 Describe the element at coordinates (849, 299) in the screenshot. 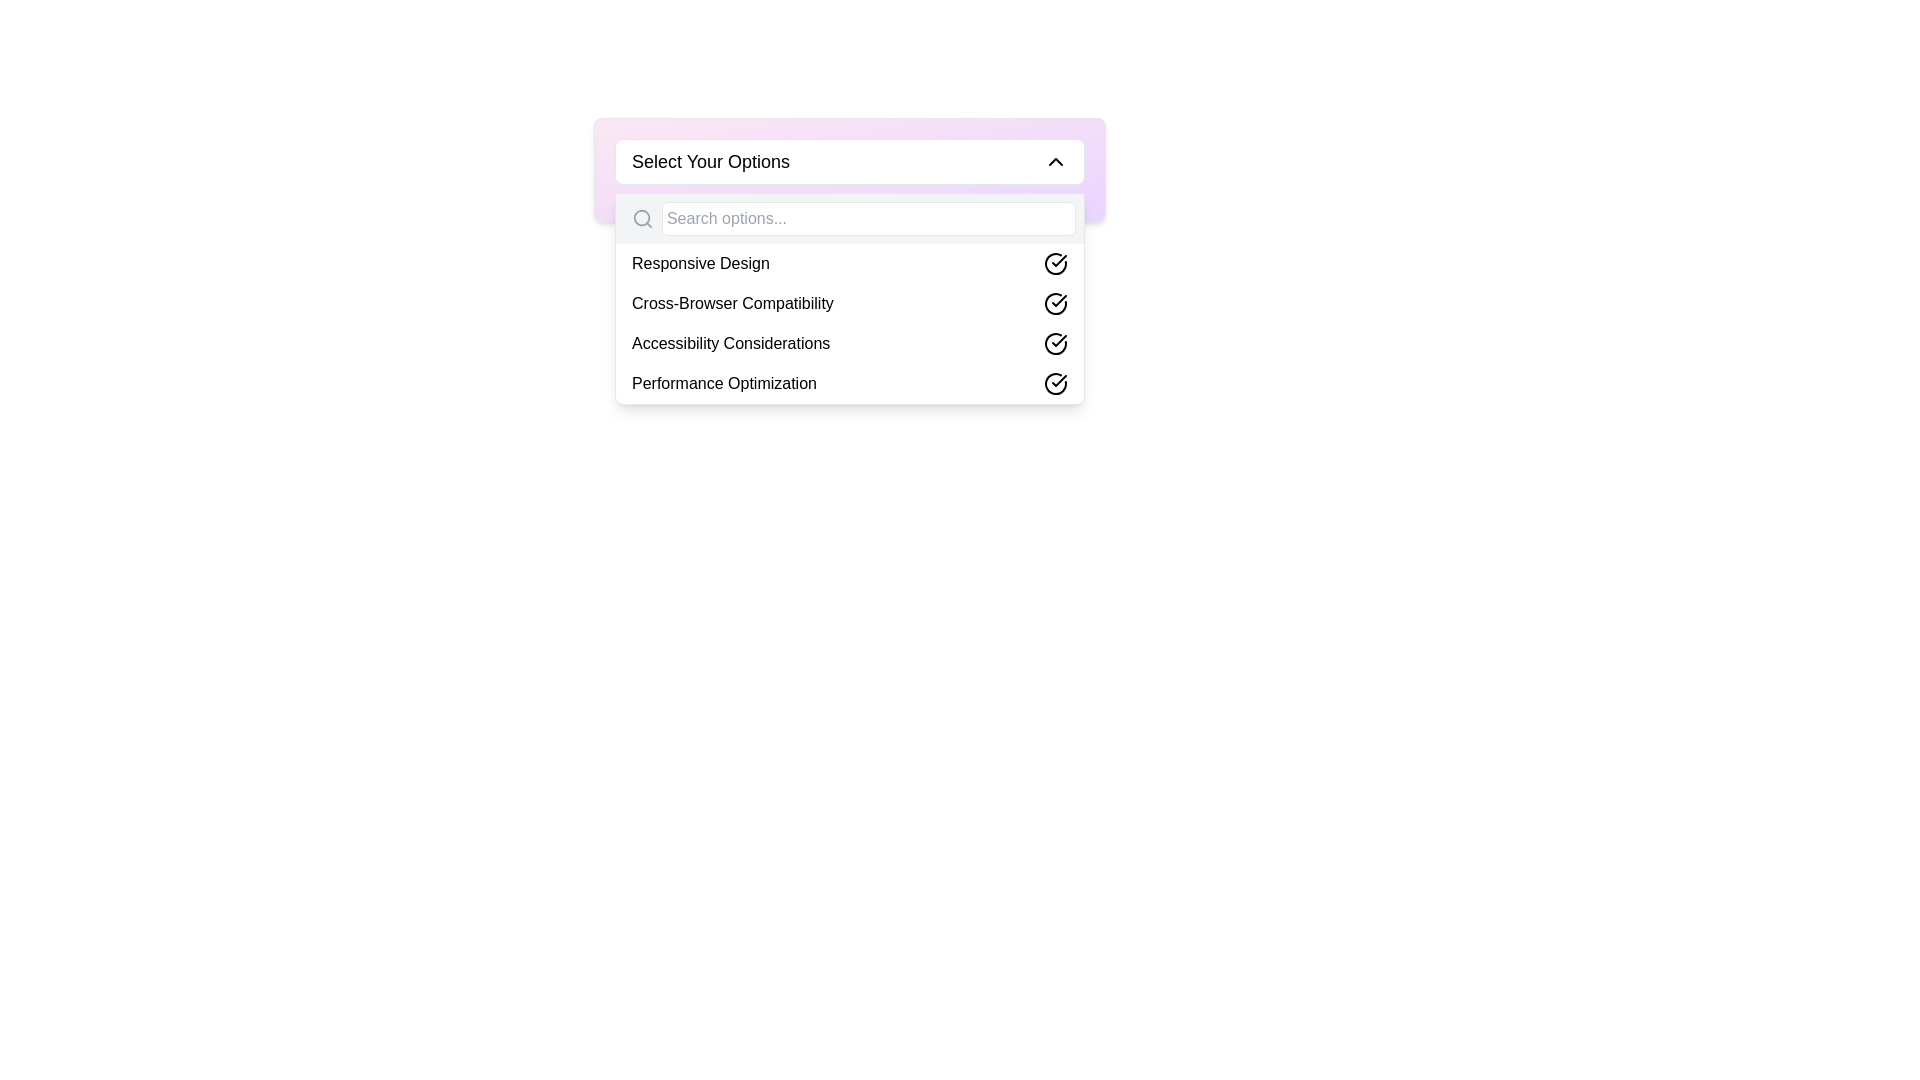

I see `an option from the drop-down menu styled with a white background and rounded corners located beneath the 'Select Your Options' button` at that location.